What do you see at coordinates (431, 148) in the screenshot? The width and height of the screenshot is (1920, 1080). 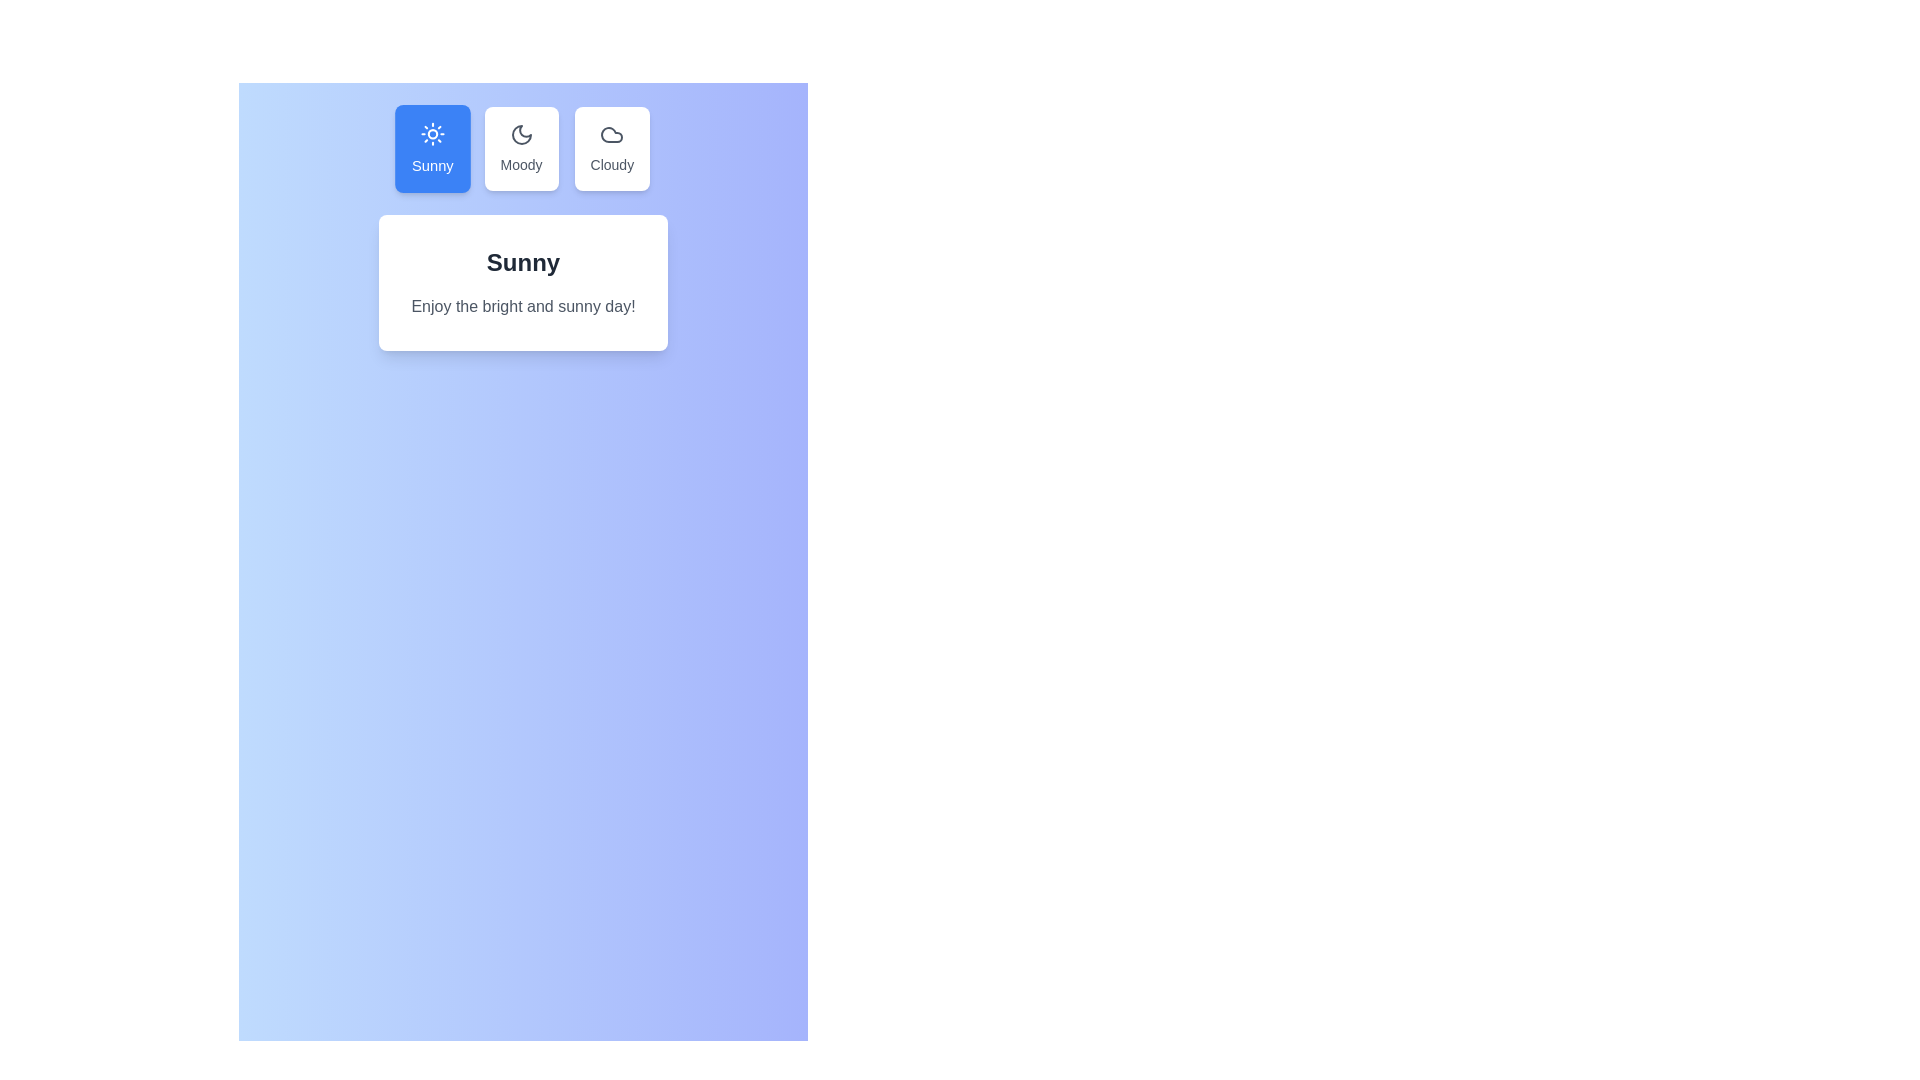 I see `the Sunny tab in the WeatherTabs component` at bounding box center [431, 148].